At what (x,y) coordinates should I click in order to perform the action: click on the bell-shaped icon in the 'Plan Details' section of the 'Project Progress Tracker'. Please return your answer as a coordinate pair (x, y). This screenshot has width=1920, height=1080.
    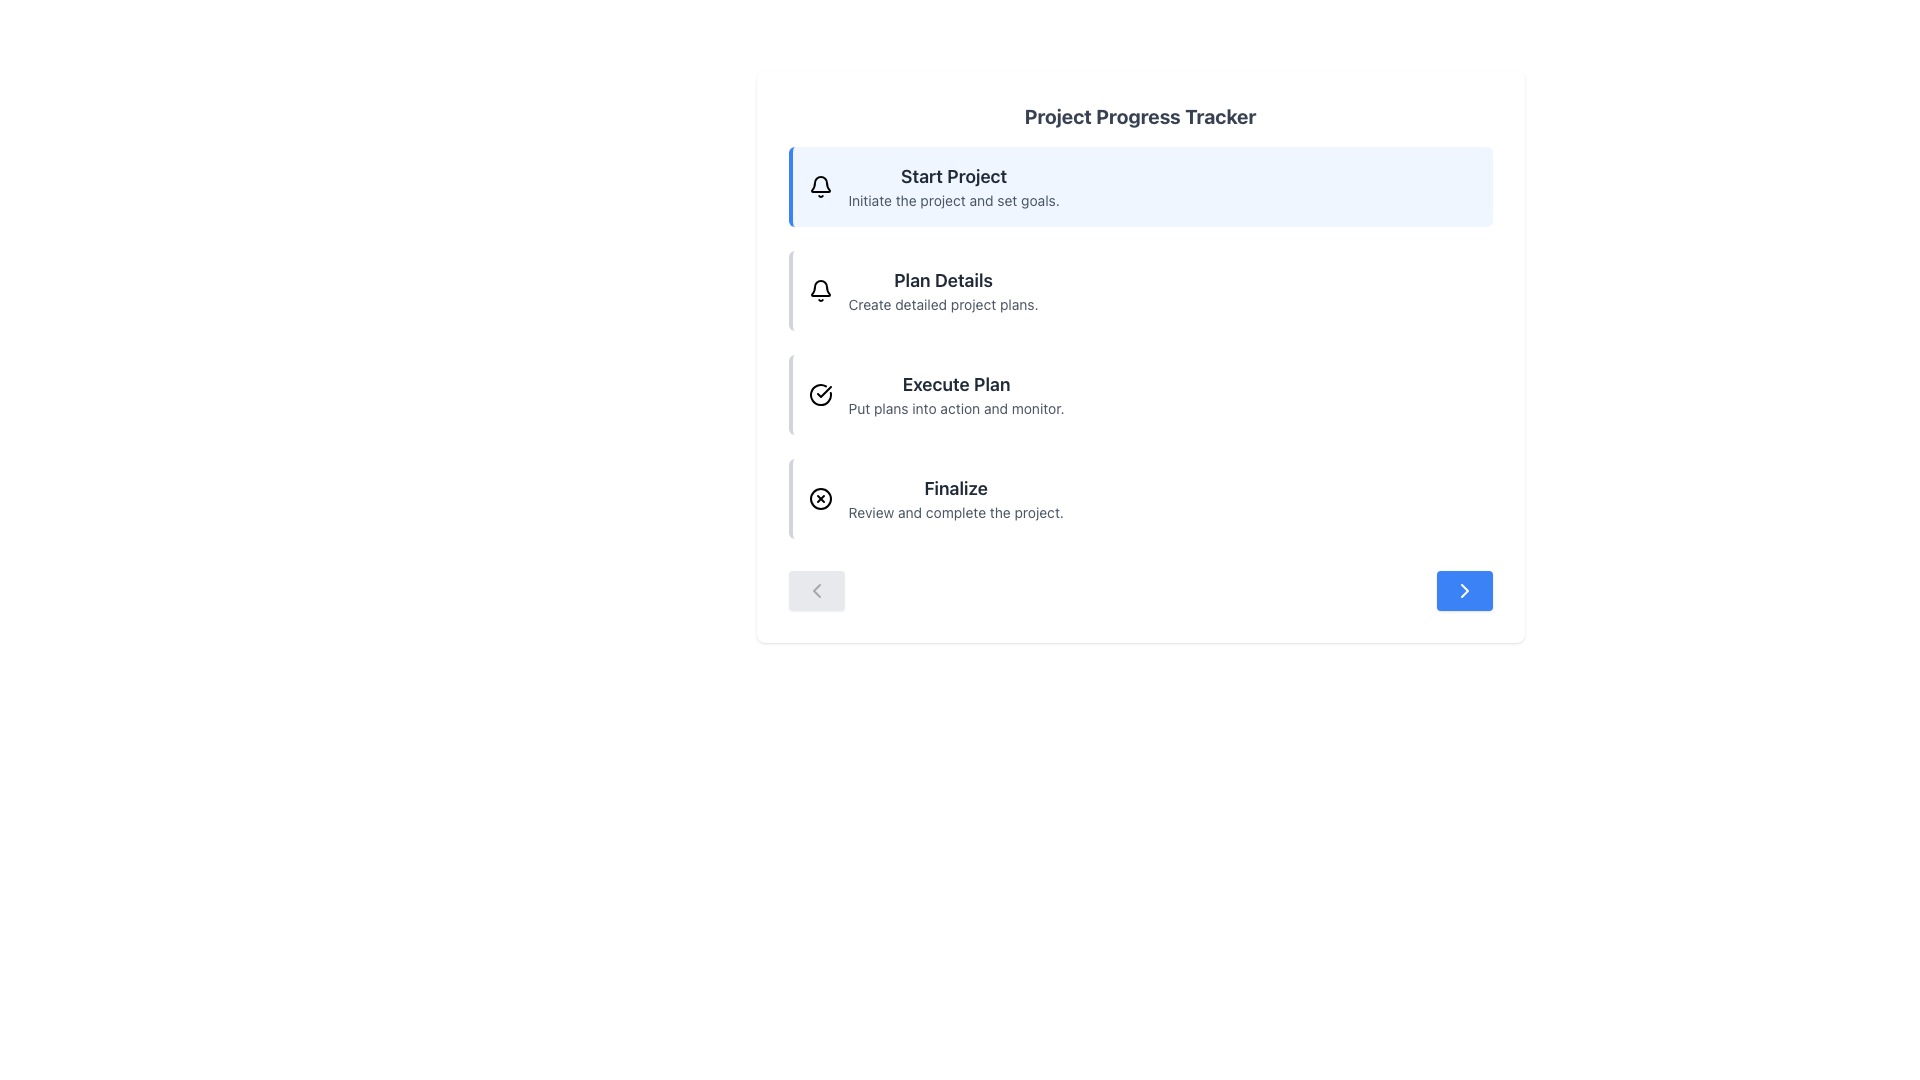
    Looking at the image, I should click on (820, 290).